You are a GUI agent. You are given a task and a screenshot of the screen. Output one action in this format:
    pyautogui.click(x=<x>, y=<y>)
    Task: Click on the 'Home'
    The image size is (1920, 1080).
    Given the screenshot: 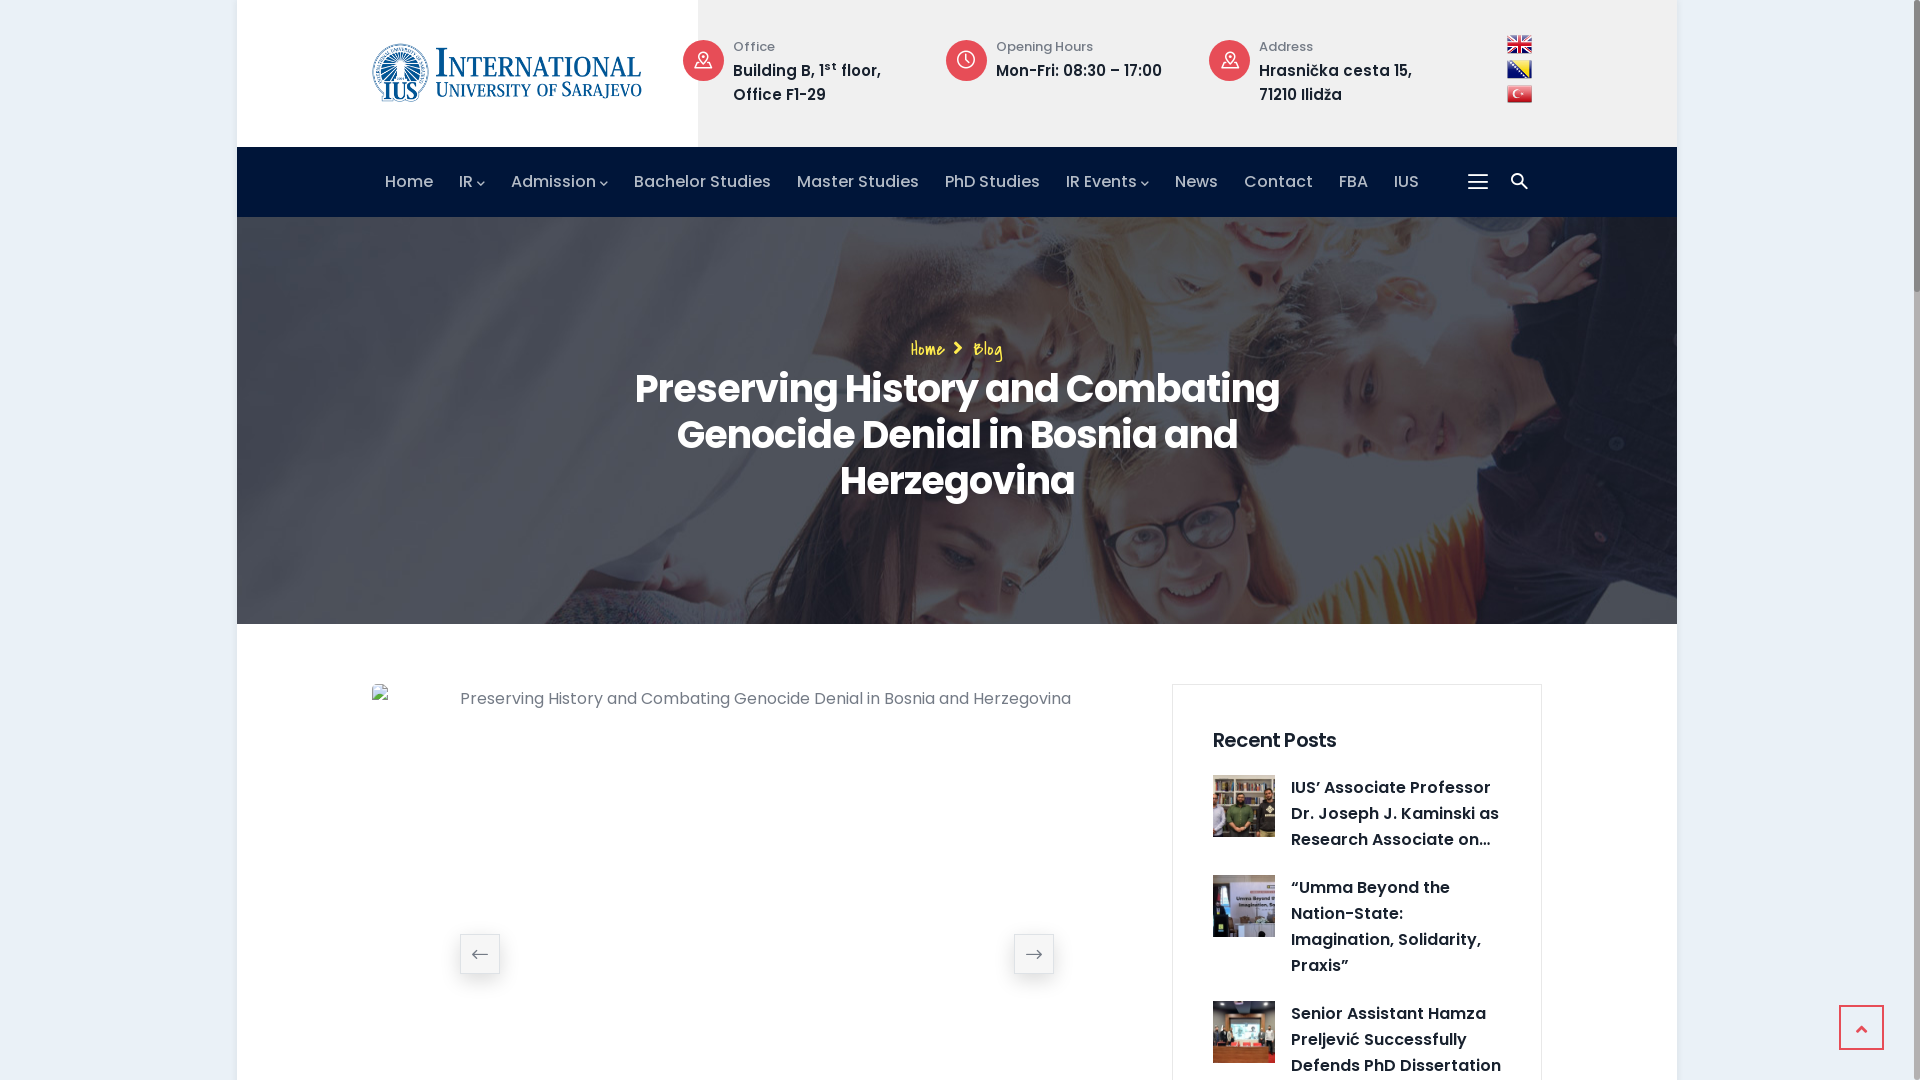 What is the action you would take?
    pyautogui.click(x=926, y=347)
    